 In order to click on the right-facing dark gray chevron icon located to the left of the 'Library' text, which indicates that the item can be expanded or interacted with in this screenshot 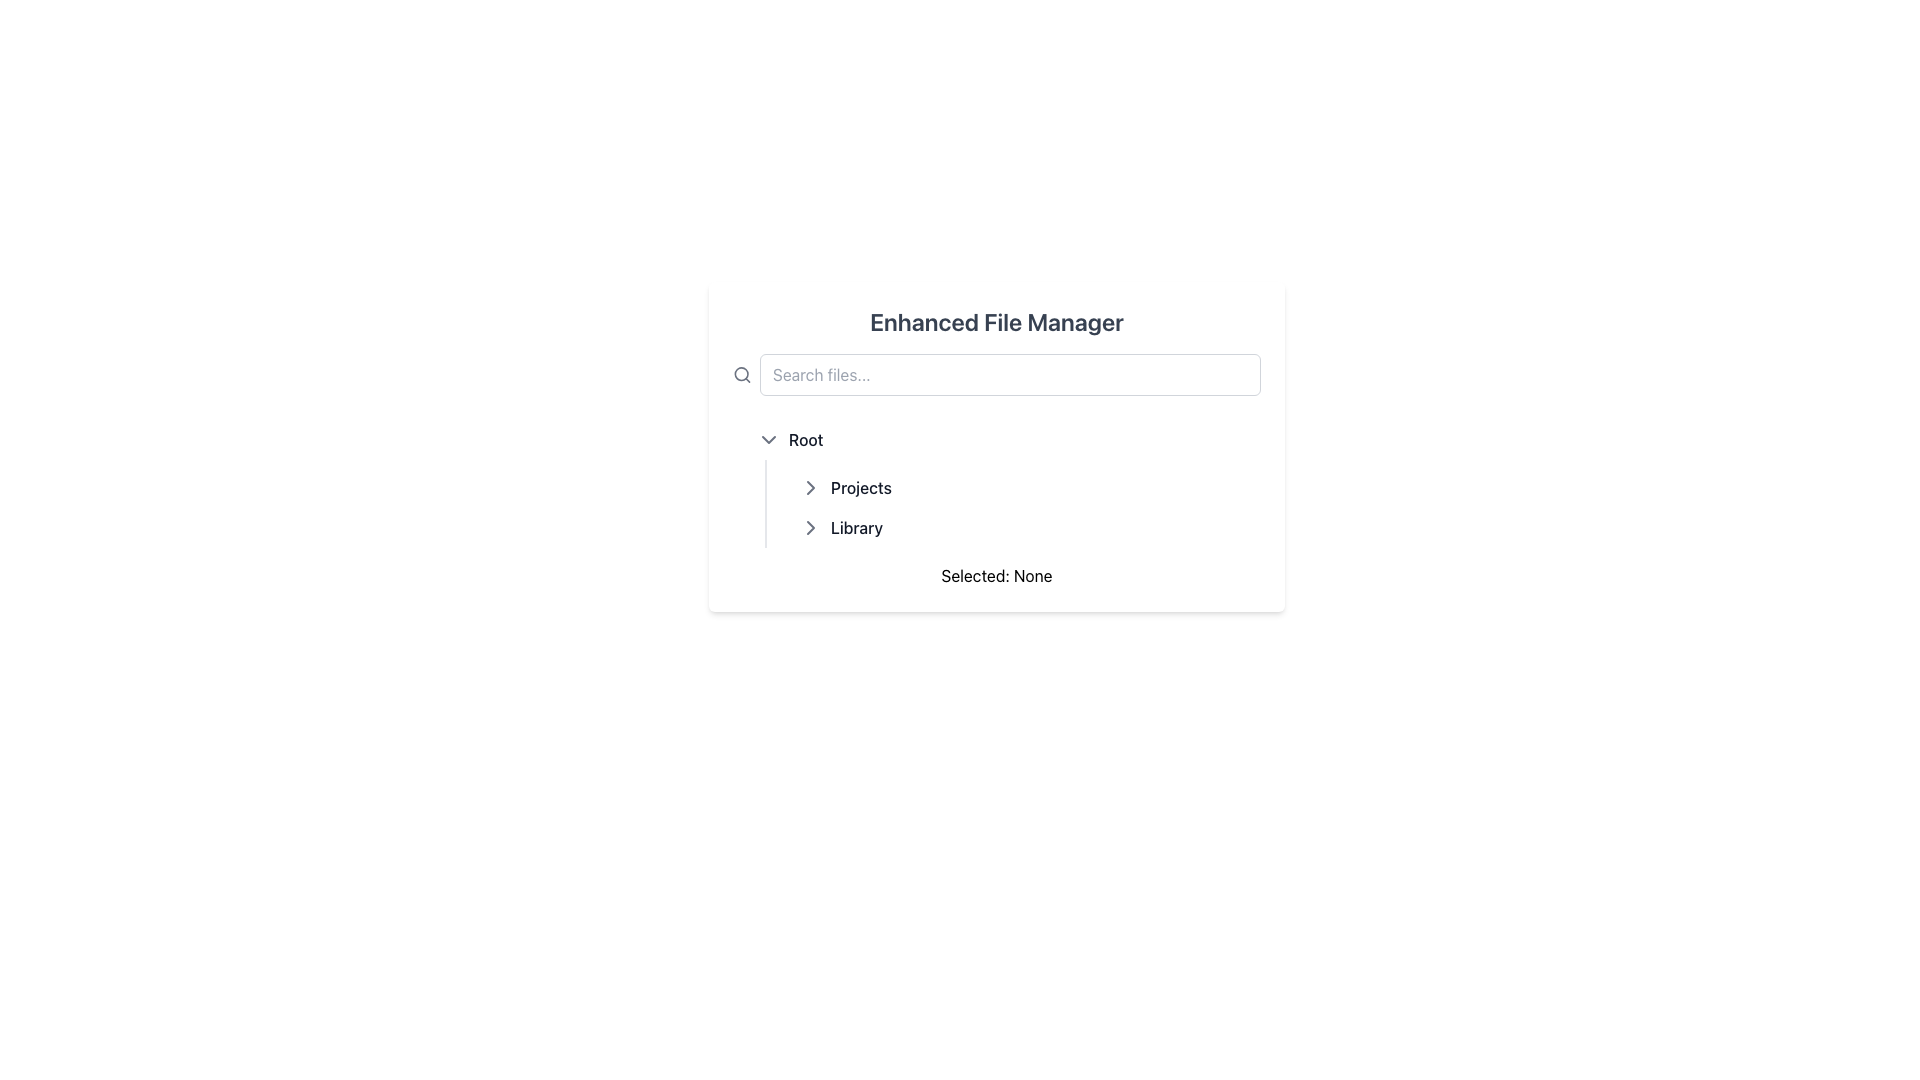, I will do `click(811, 527)`.